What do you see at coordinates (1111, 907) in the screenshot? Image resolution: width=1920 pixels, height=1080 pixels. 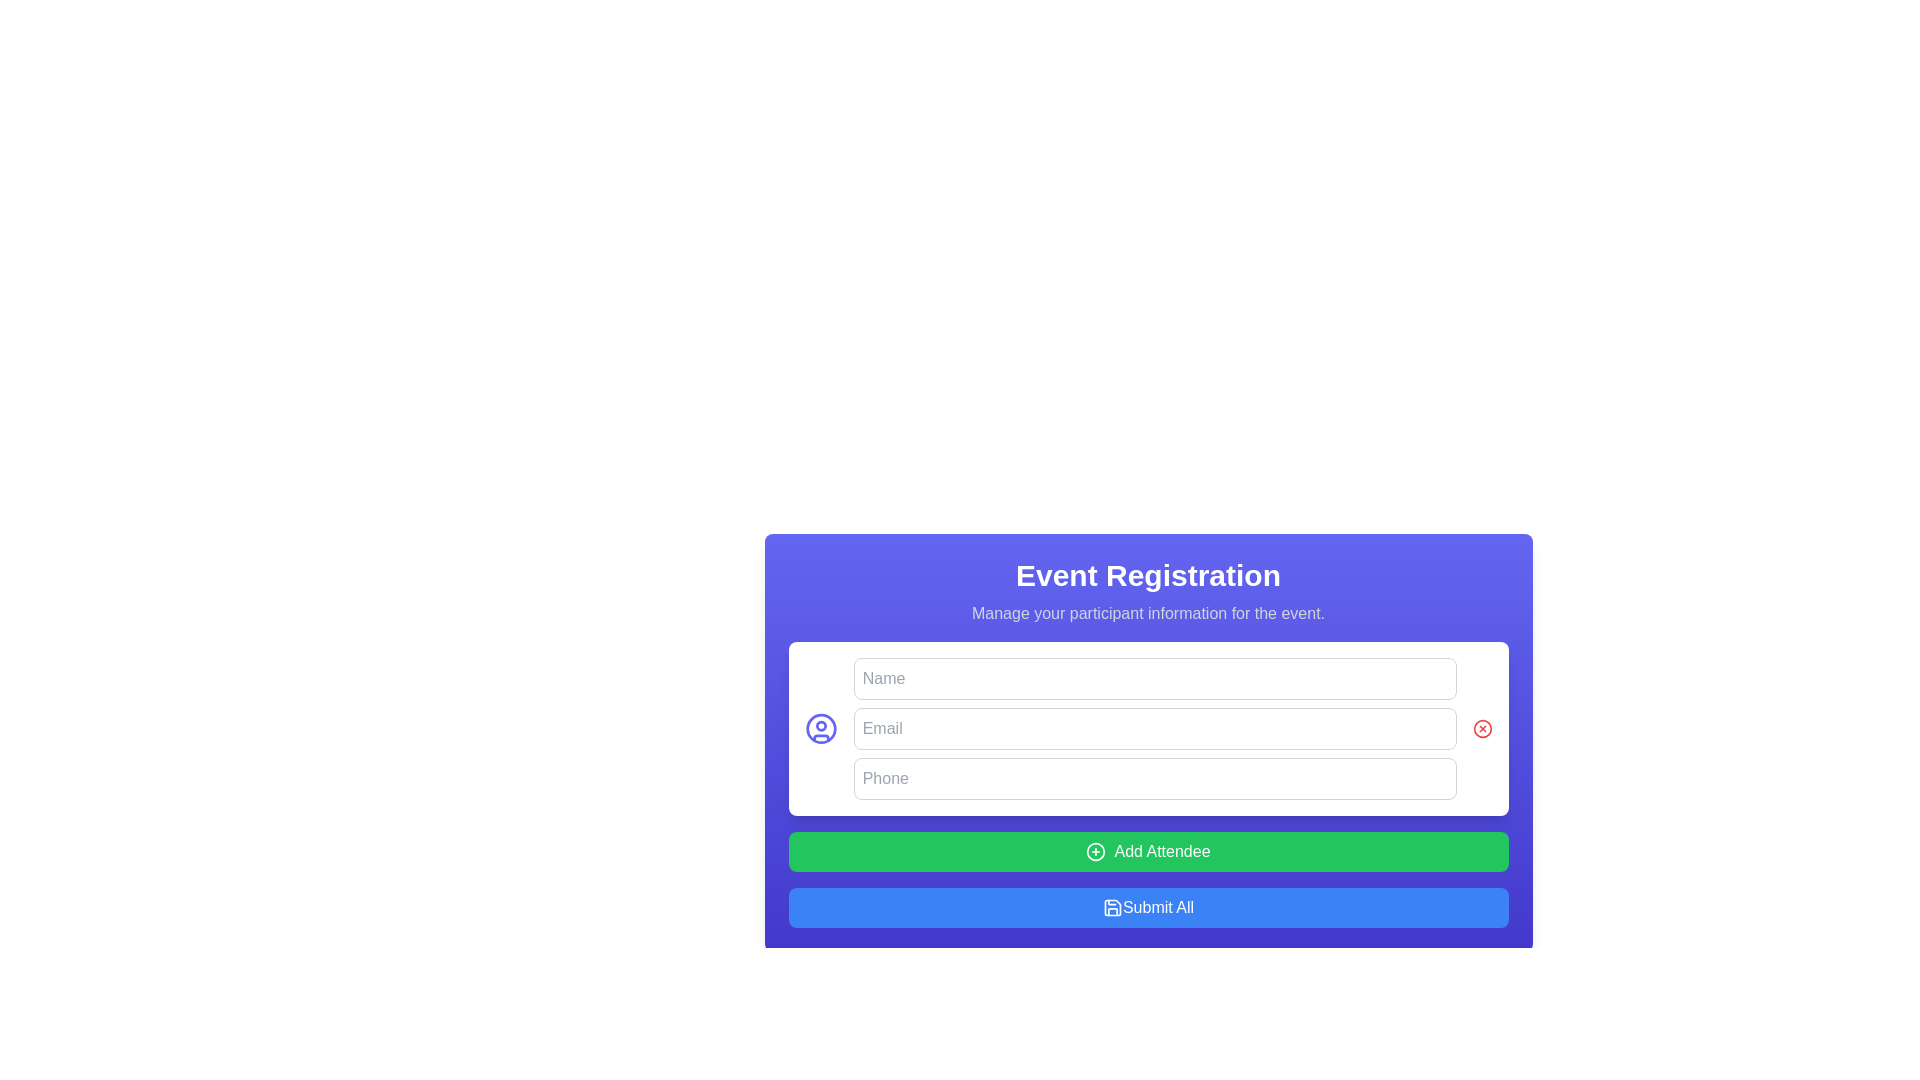 I see `the blue and white floppy disk icon located to the left of the 'Submit All' button` at bounding box center [1111, 907].